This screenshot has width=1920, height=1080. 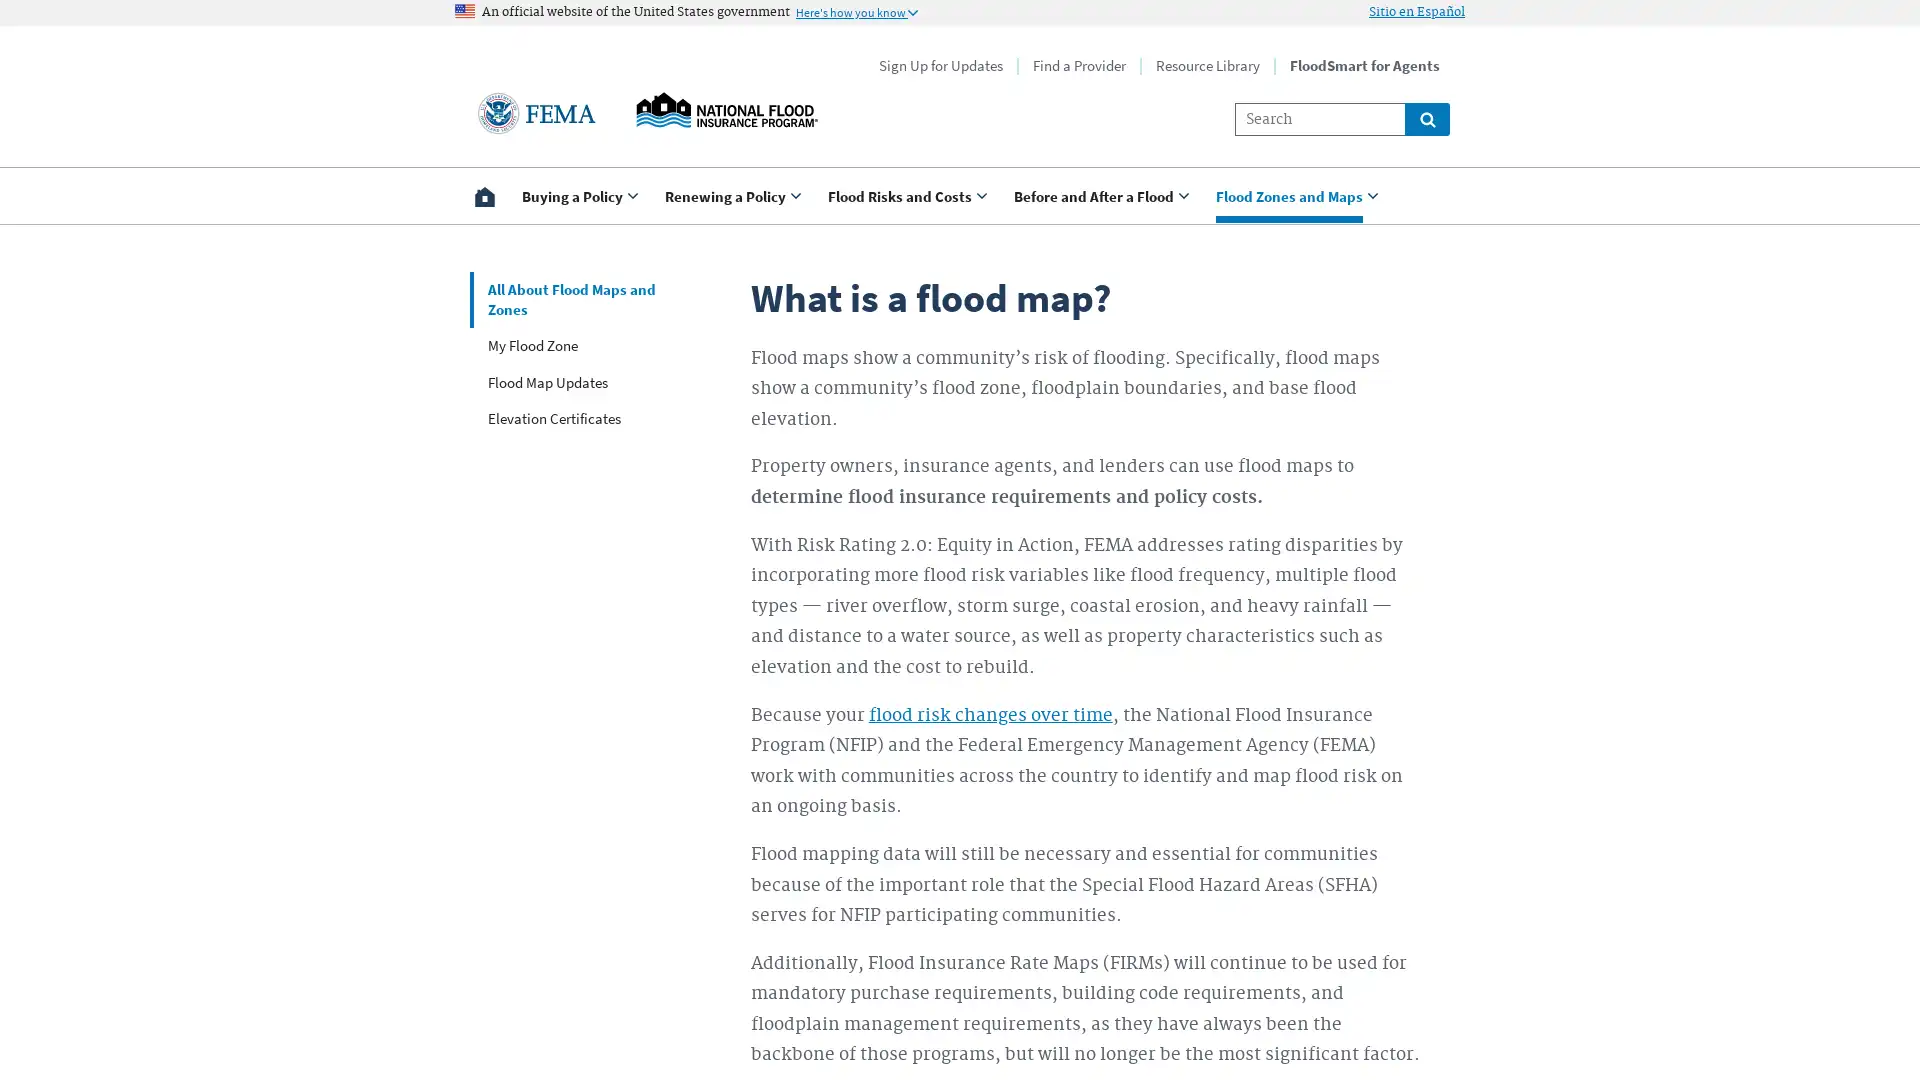 What do you see at coordinates (582, 195) in the screenshot?
I see `Use <enter> and shift + <enter> to open and close the drop down to sub-menus` at bounding box center [582, 195].